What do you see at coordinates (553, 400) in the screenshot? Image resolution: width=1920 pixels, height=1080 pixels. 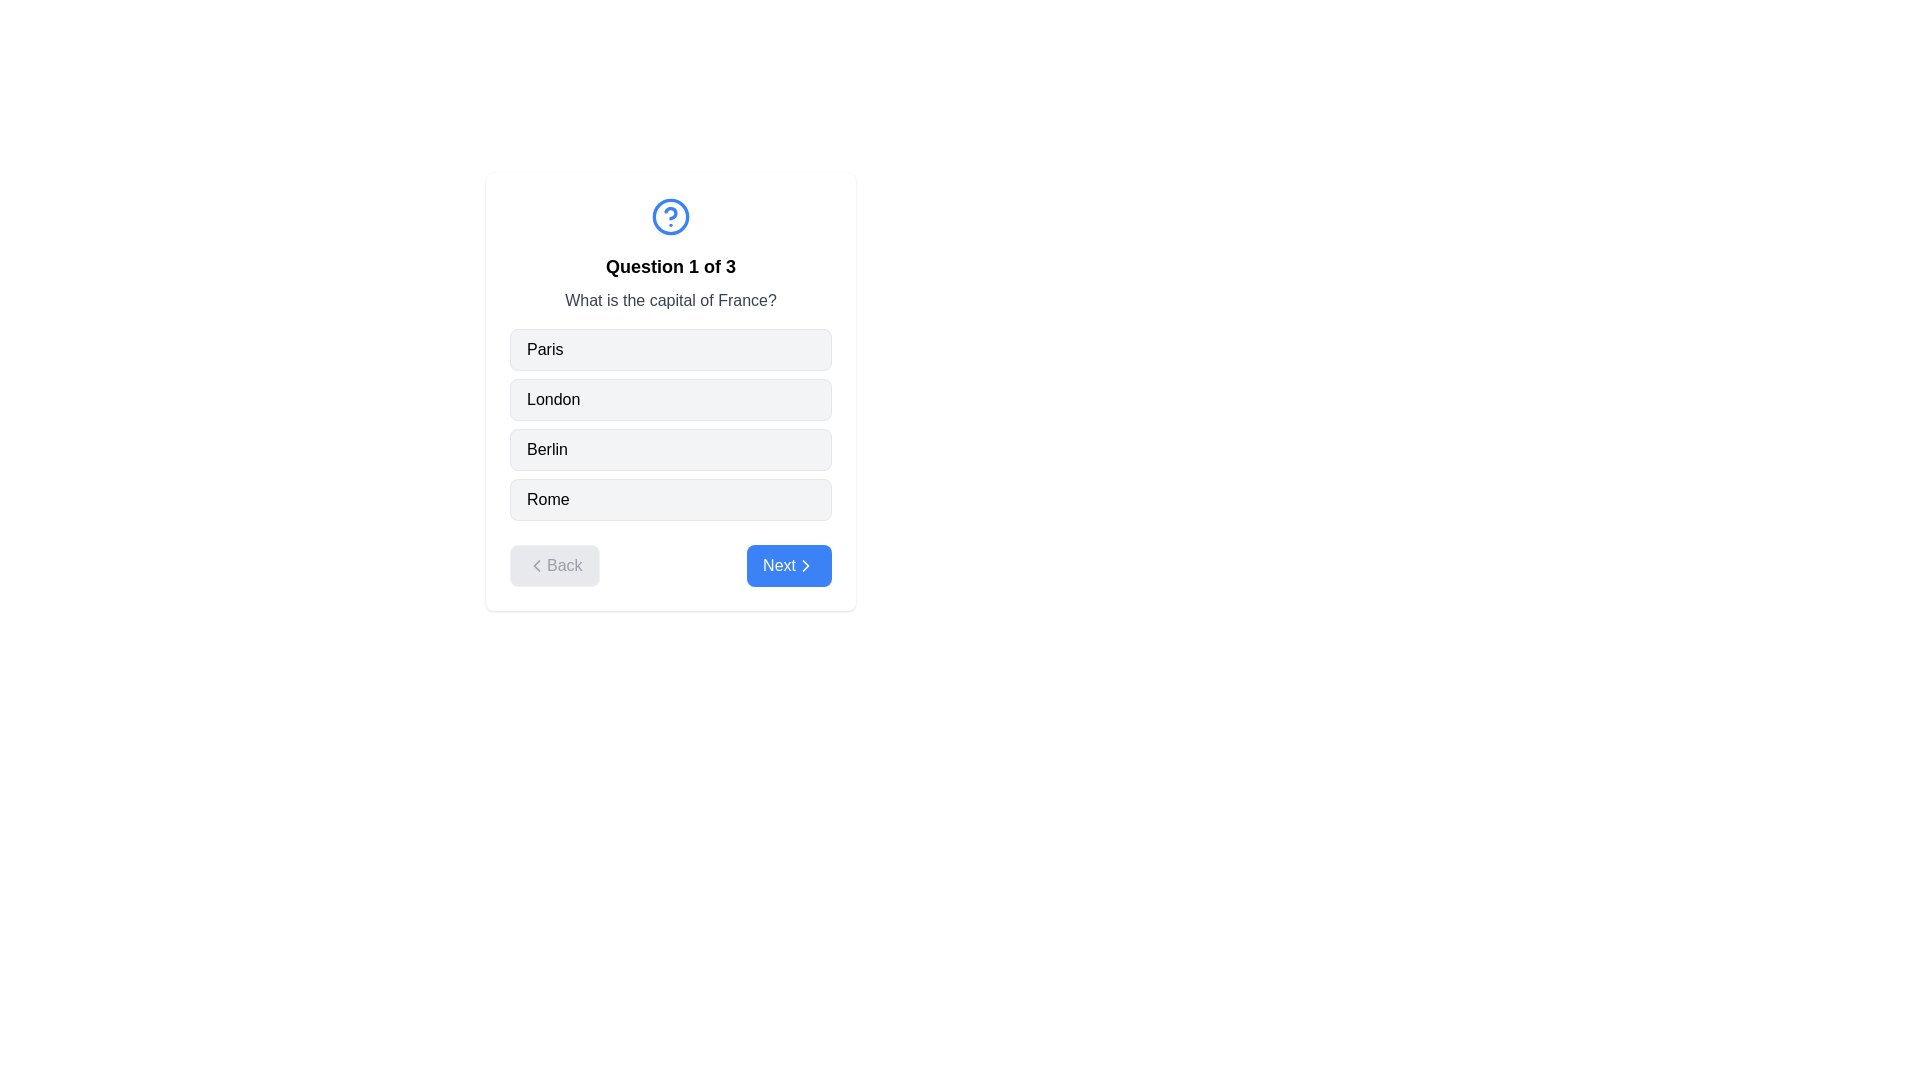 I see `the text that is the second selectable option in the vertical list under the question 'What is the capital of France?'` at bounding box center [553, 400].